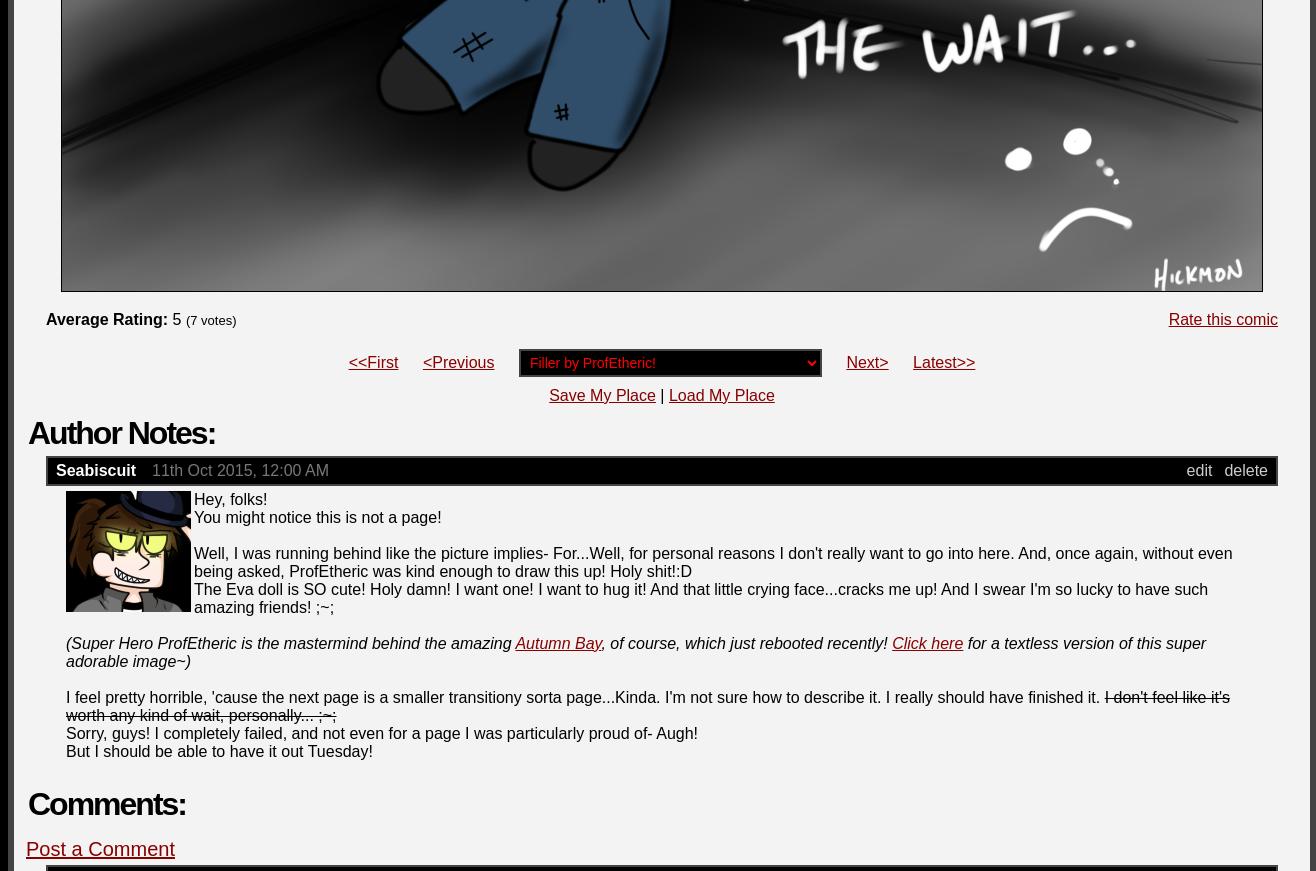 The image size is (1316, 871). I want to click on 'delete', so click(1245, 470).